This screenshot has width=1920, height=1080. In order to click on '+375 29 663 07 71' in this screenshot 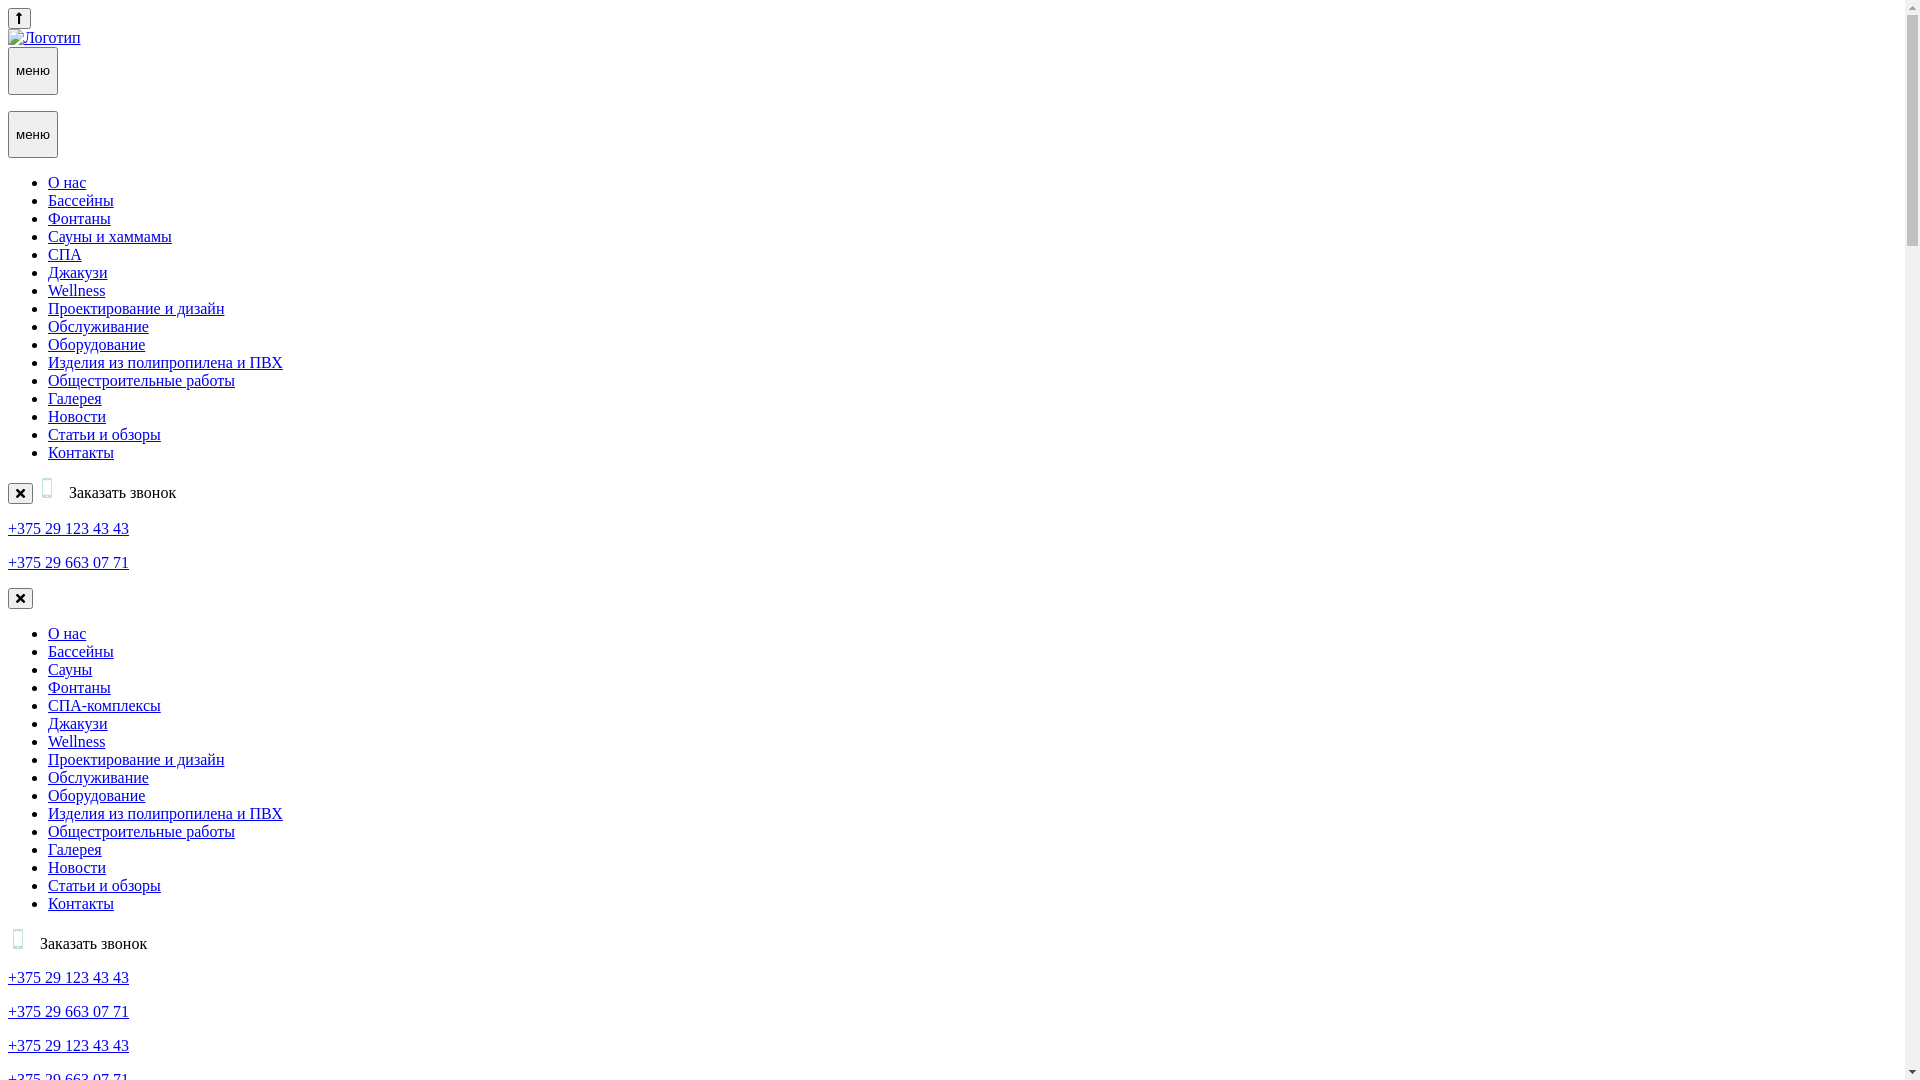, I will do `click(68, 562)`.